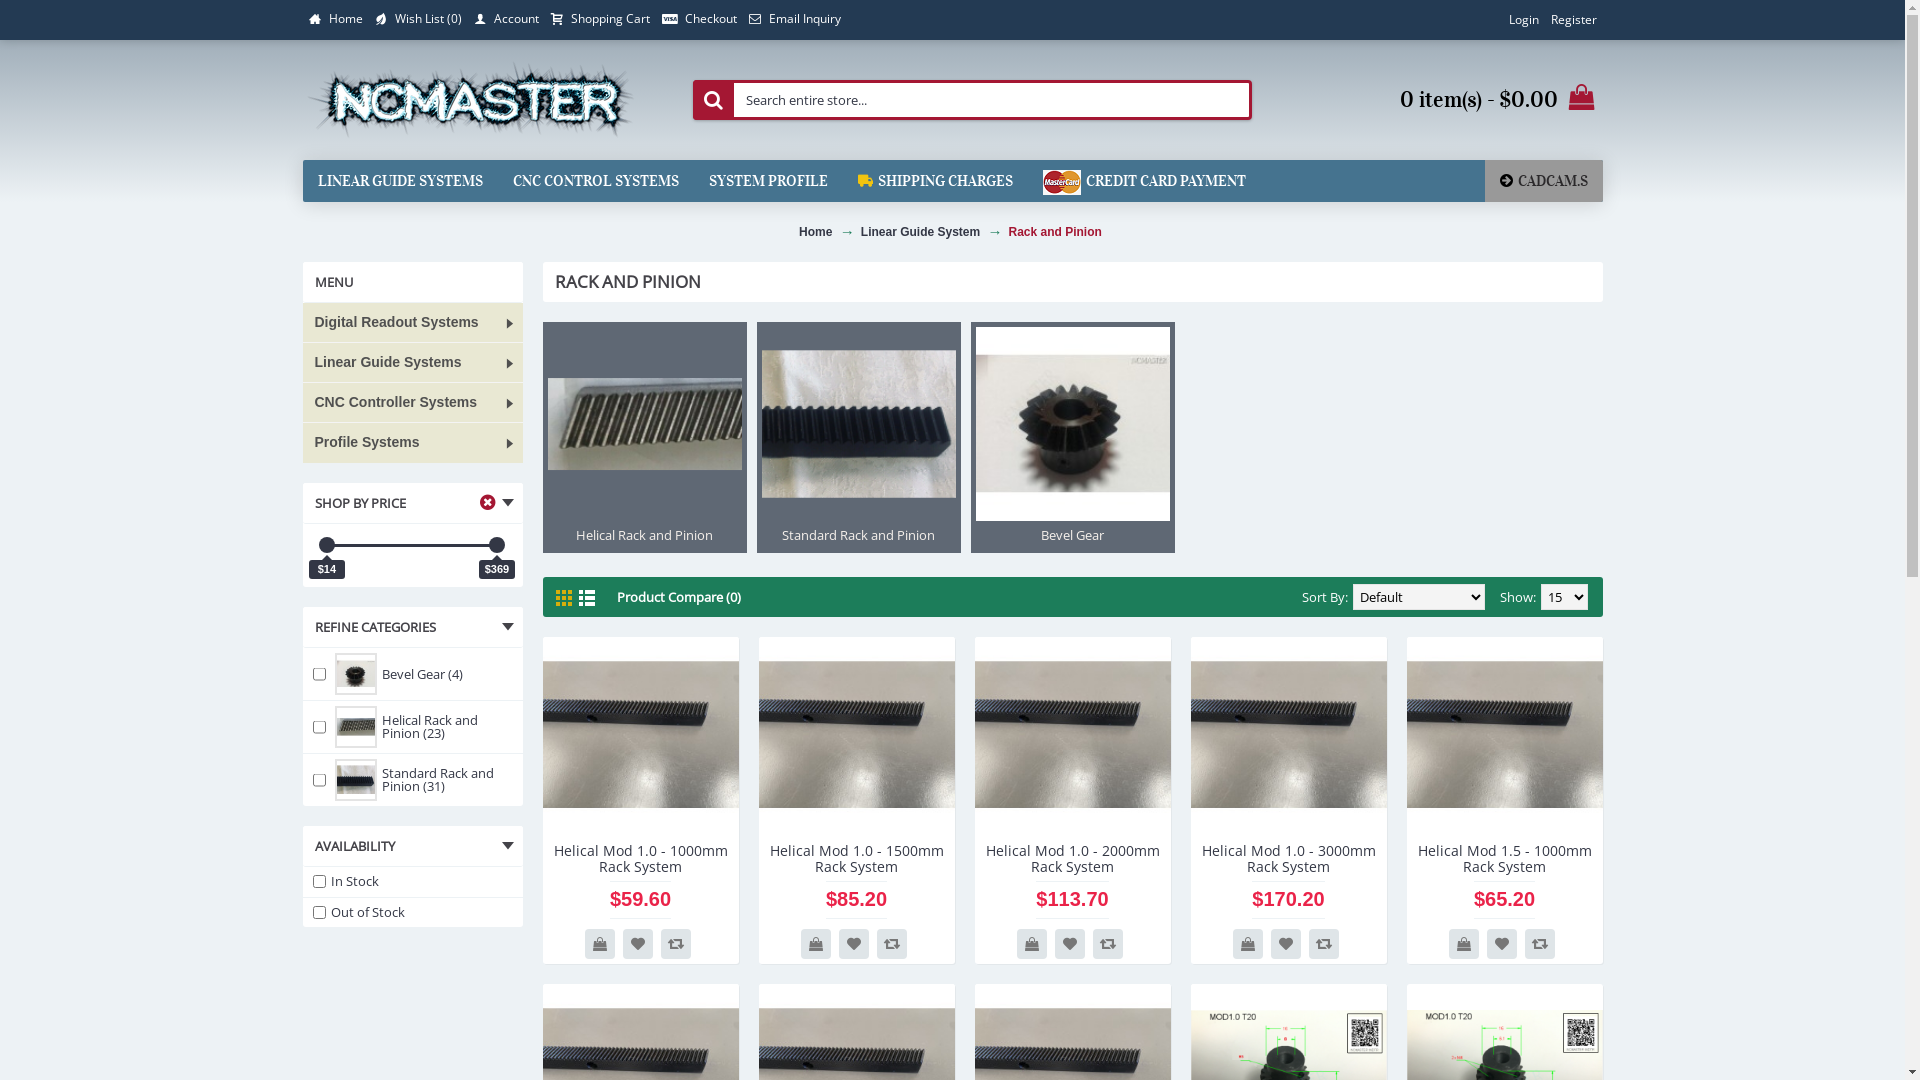  What do you see at coordinates (399, 181) in the screenshot?
I see `'LINEAR GUIDE SYSTEMS'` at bounding box center [399, 181].